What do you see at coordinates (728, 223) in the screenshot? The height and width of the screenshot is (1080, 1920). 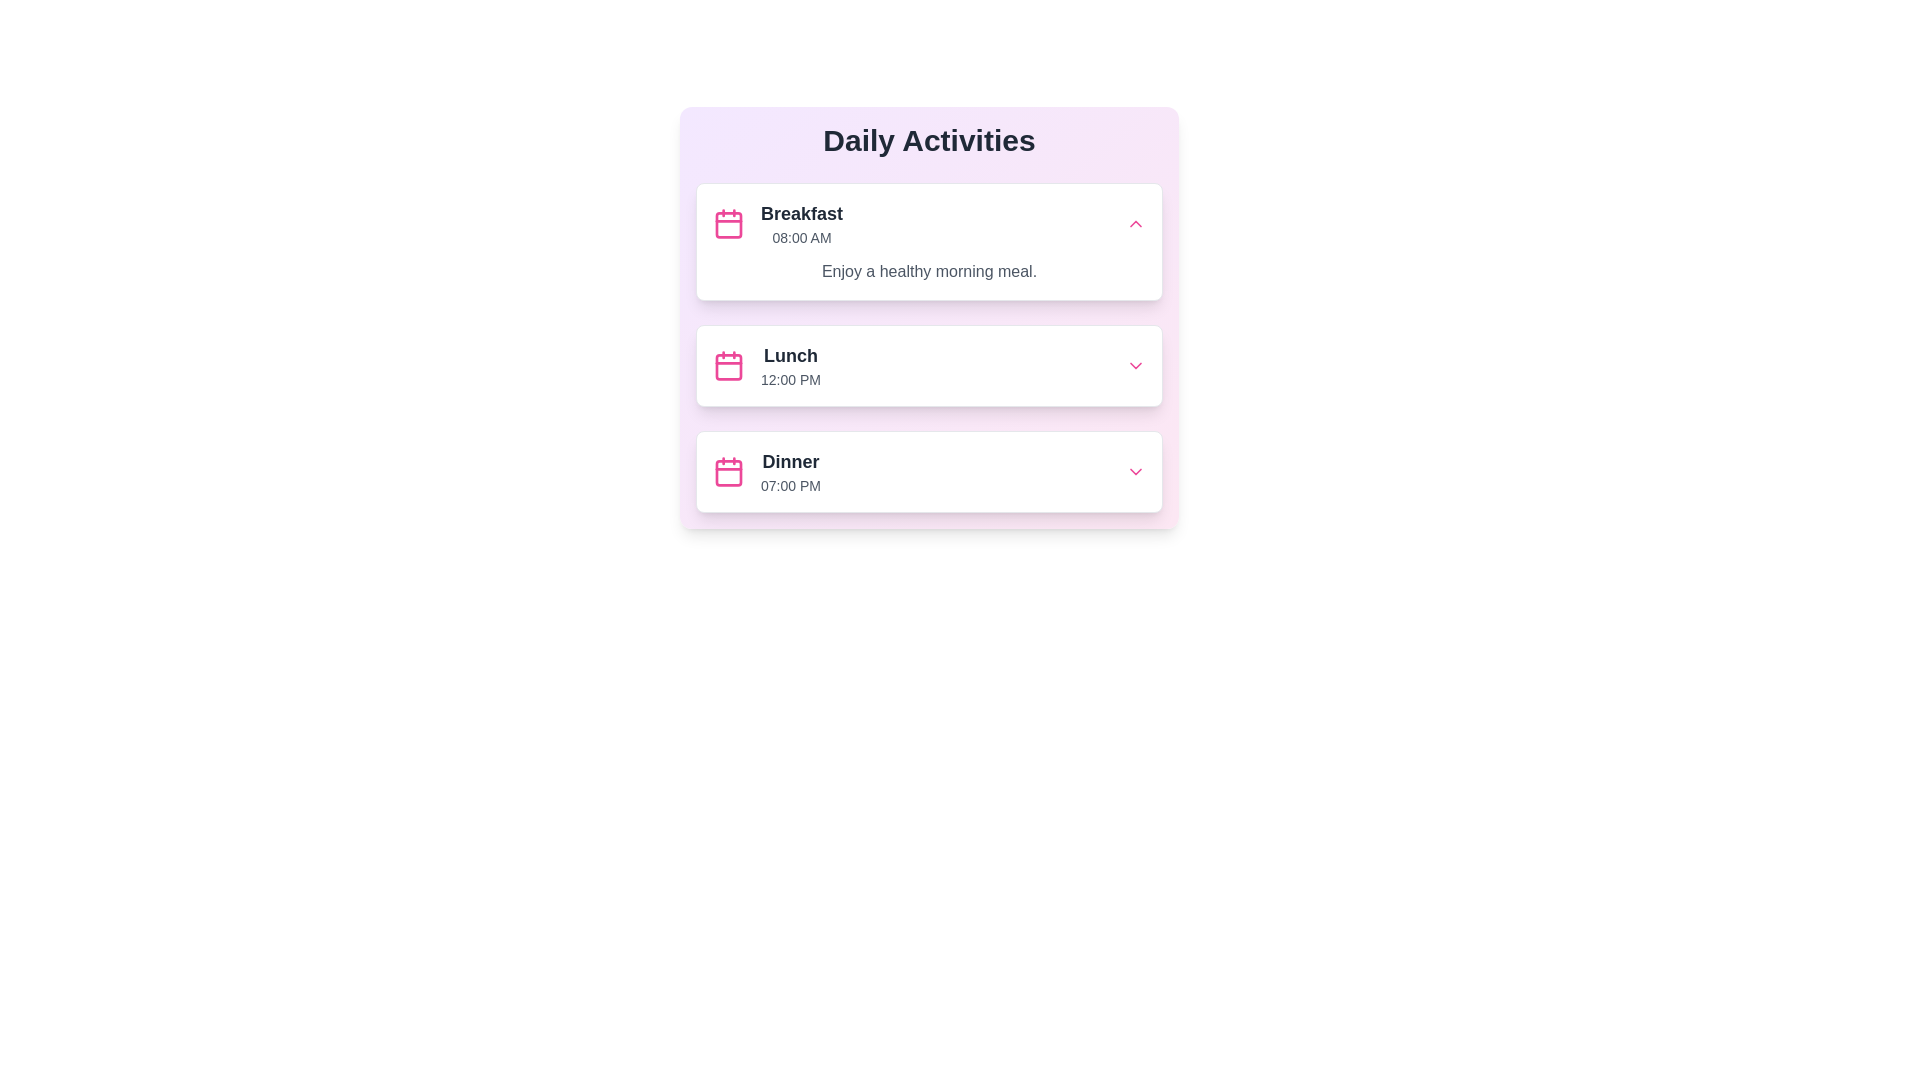 I see `the 'Breakfast' schedule event icon, which is located to the left of the text 'Breakfast' and '08:00 AM' within the 'Daily Activities' card` at bounding box center [728, 223].